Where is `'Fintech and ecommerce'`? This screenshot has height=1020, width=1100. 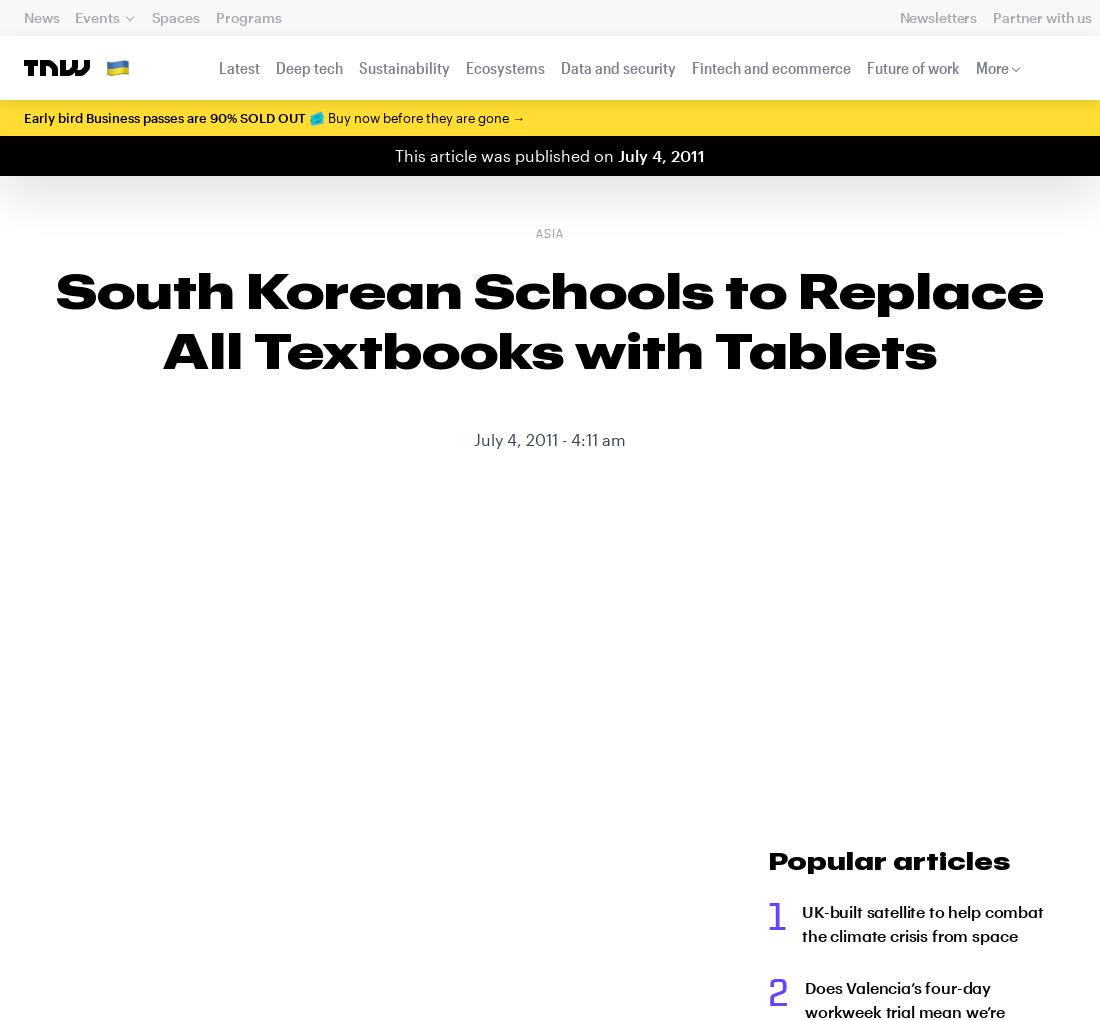 'Fintech and ecommerce' is located at coordinates (770, 67).